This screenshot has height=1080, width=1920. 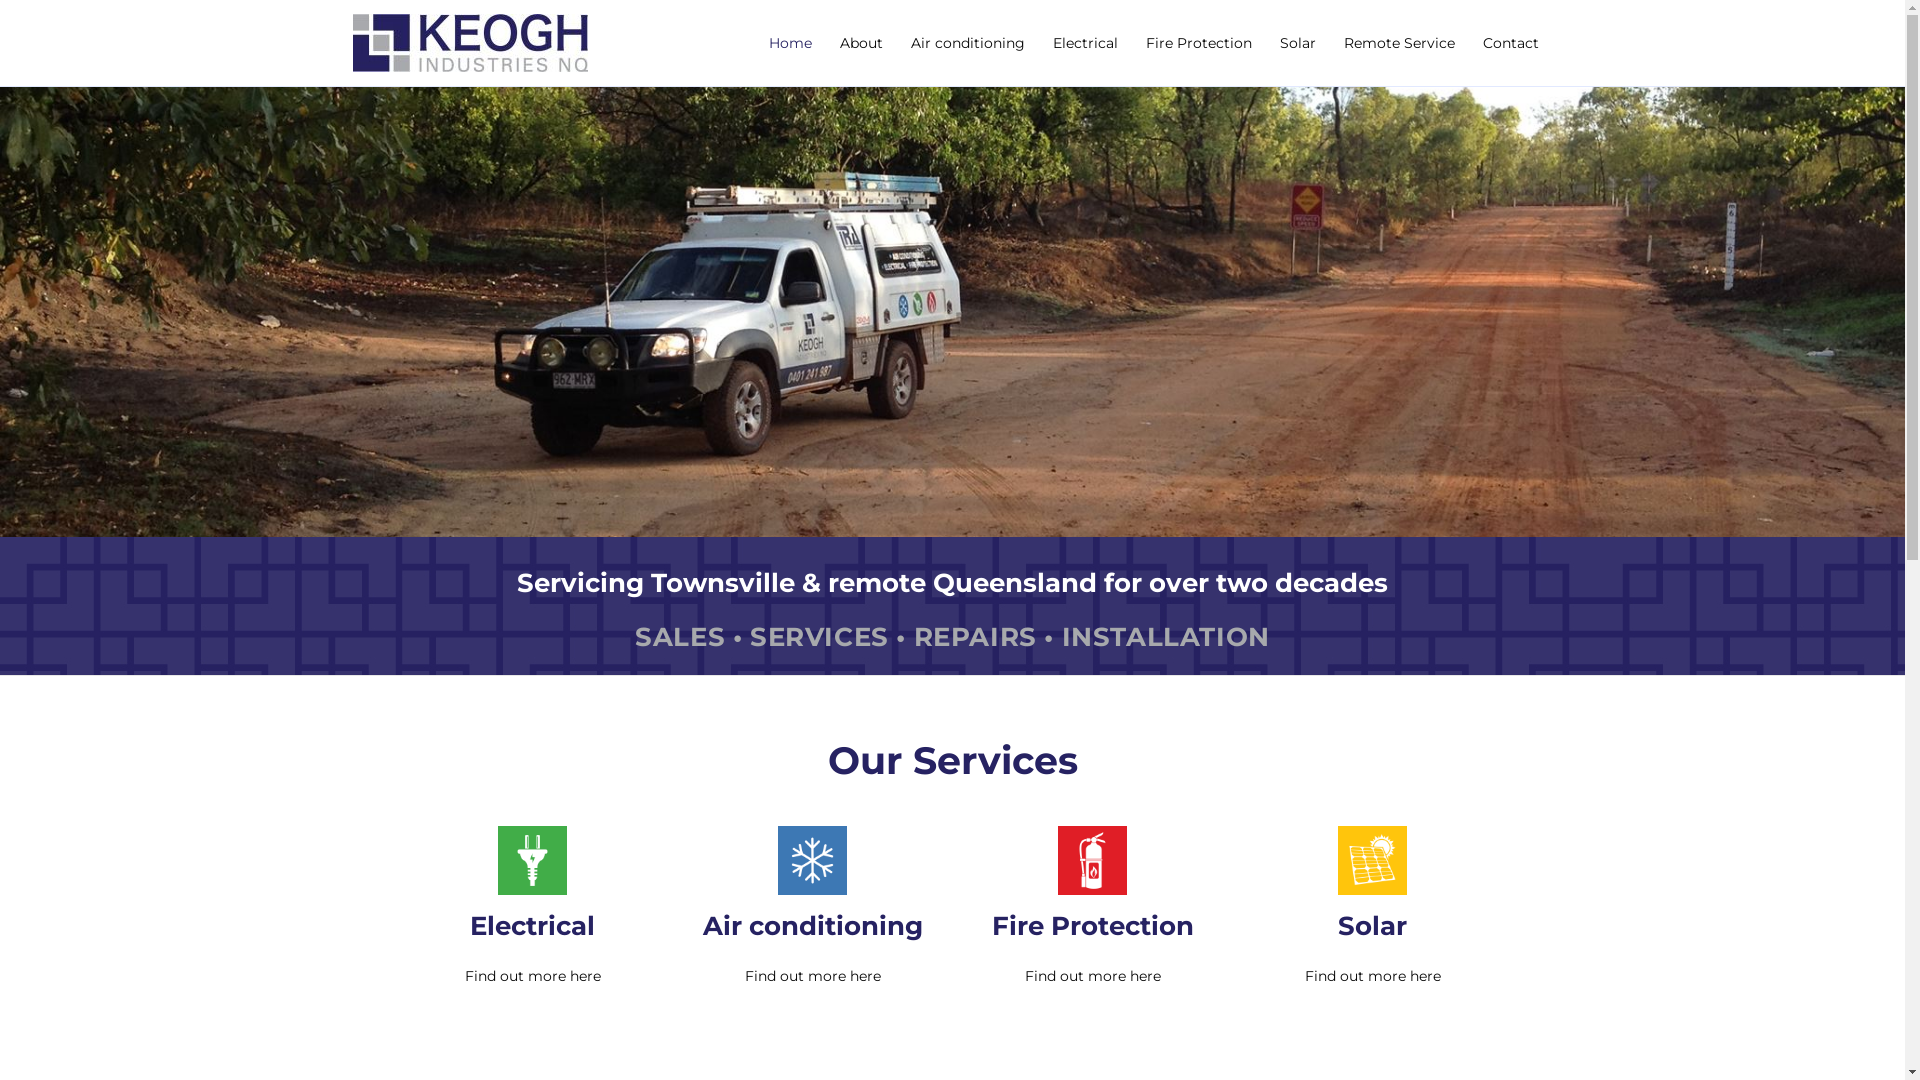 What do you see at coordinates (1297, 42) in the screenshot?
I see `'Solar'` at bounding box center [1297, 42].